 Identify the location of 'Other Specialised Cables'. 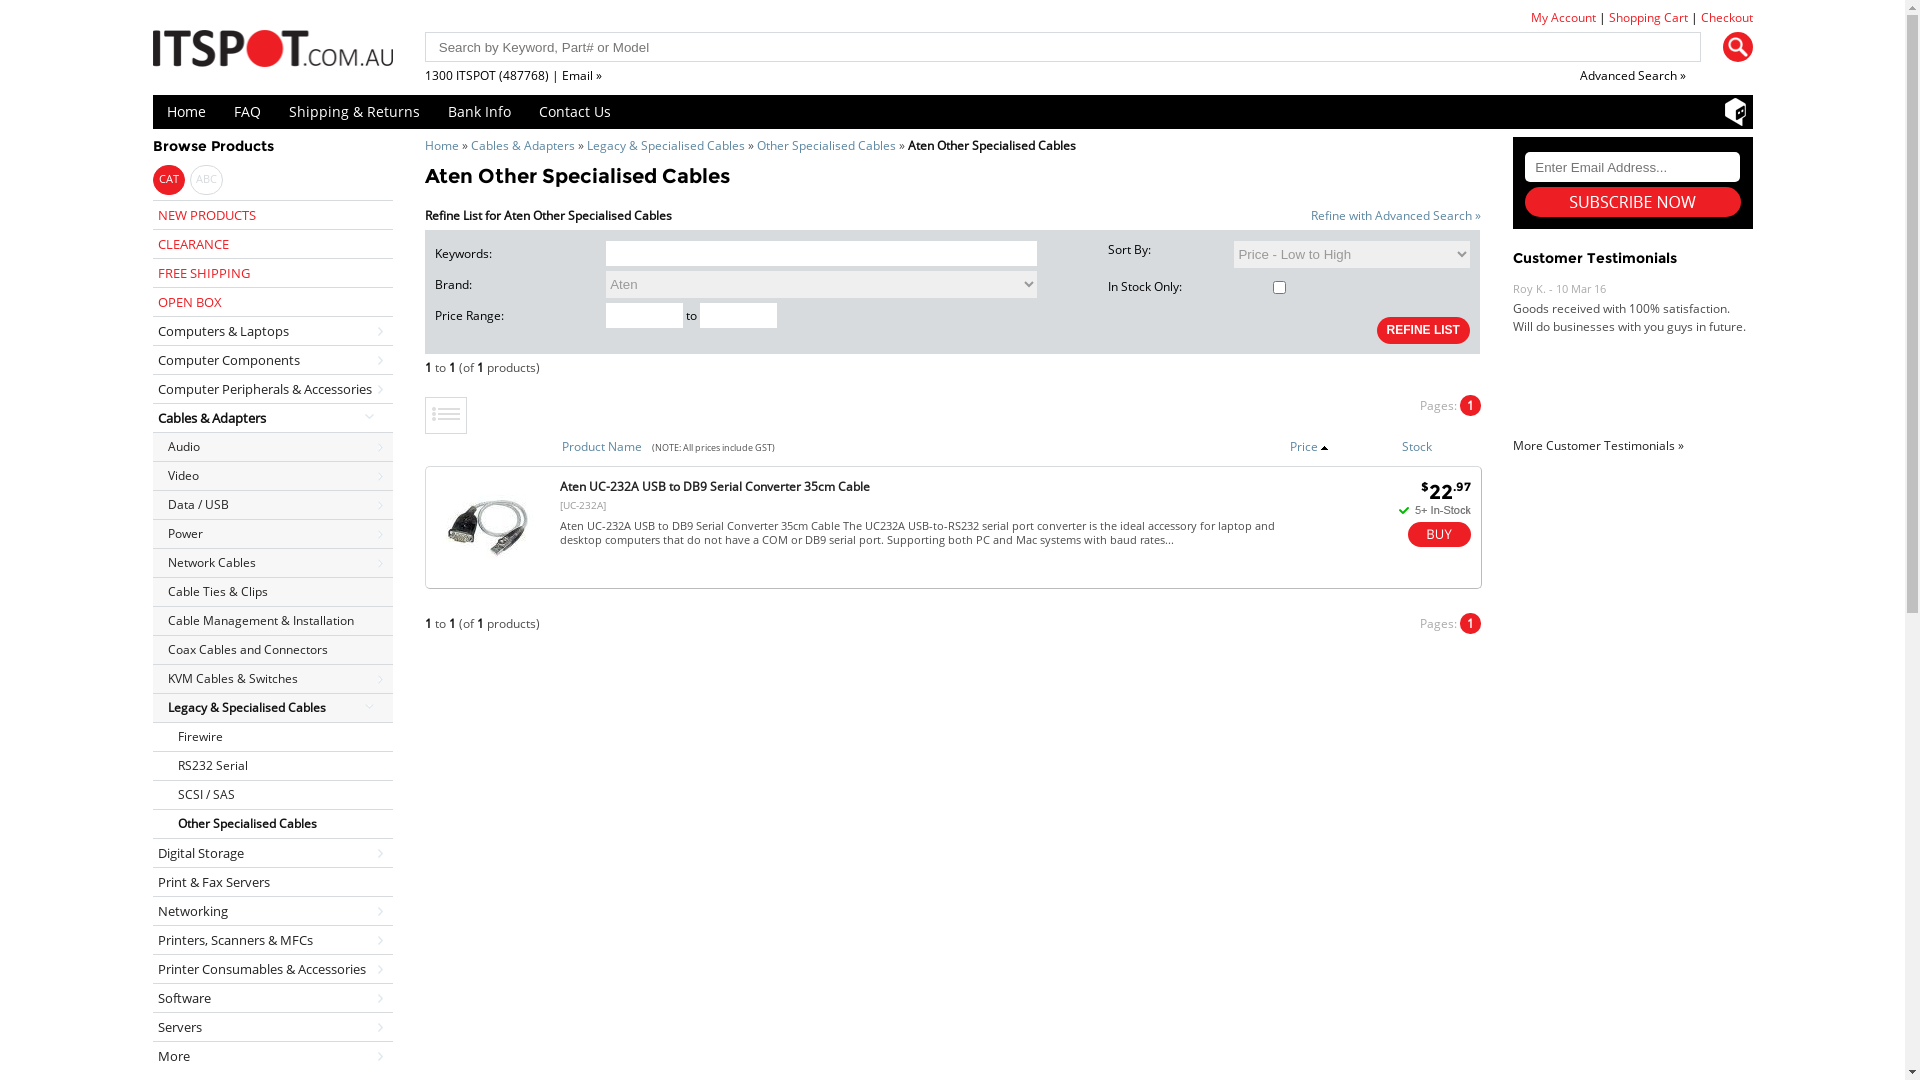
(825, 144).